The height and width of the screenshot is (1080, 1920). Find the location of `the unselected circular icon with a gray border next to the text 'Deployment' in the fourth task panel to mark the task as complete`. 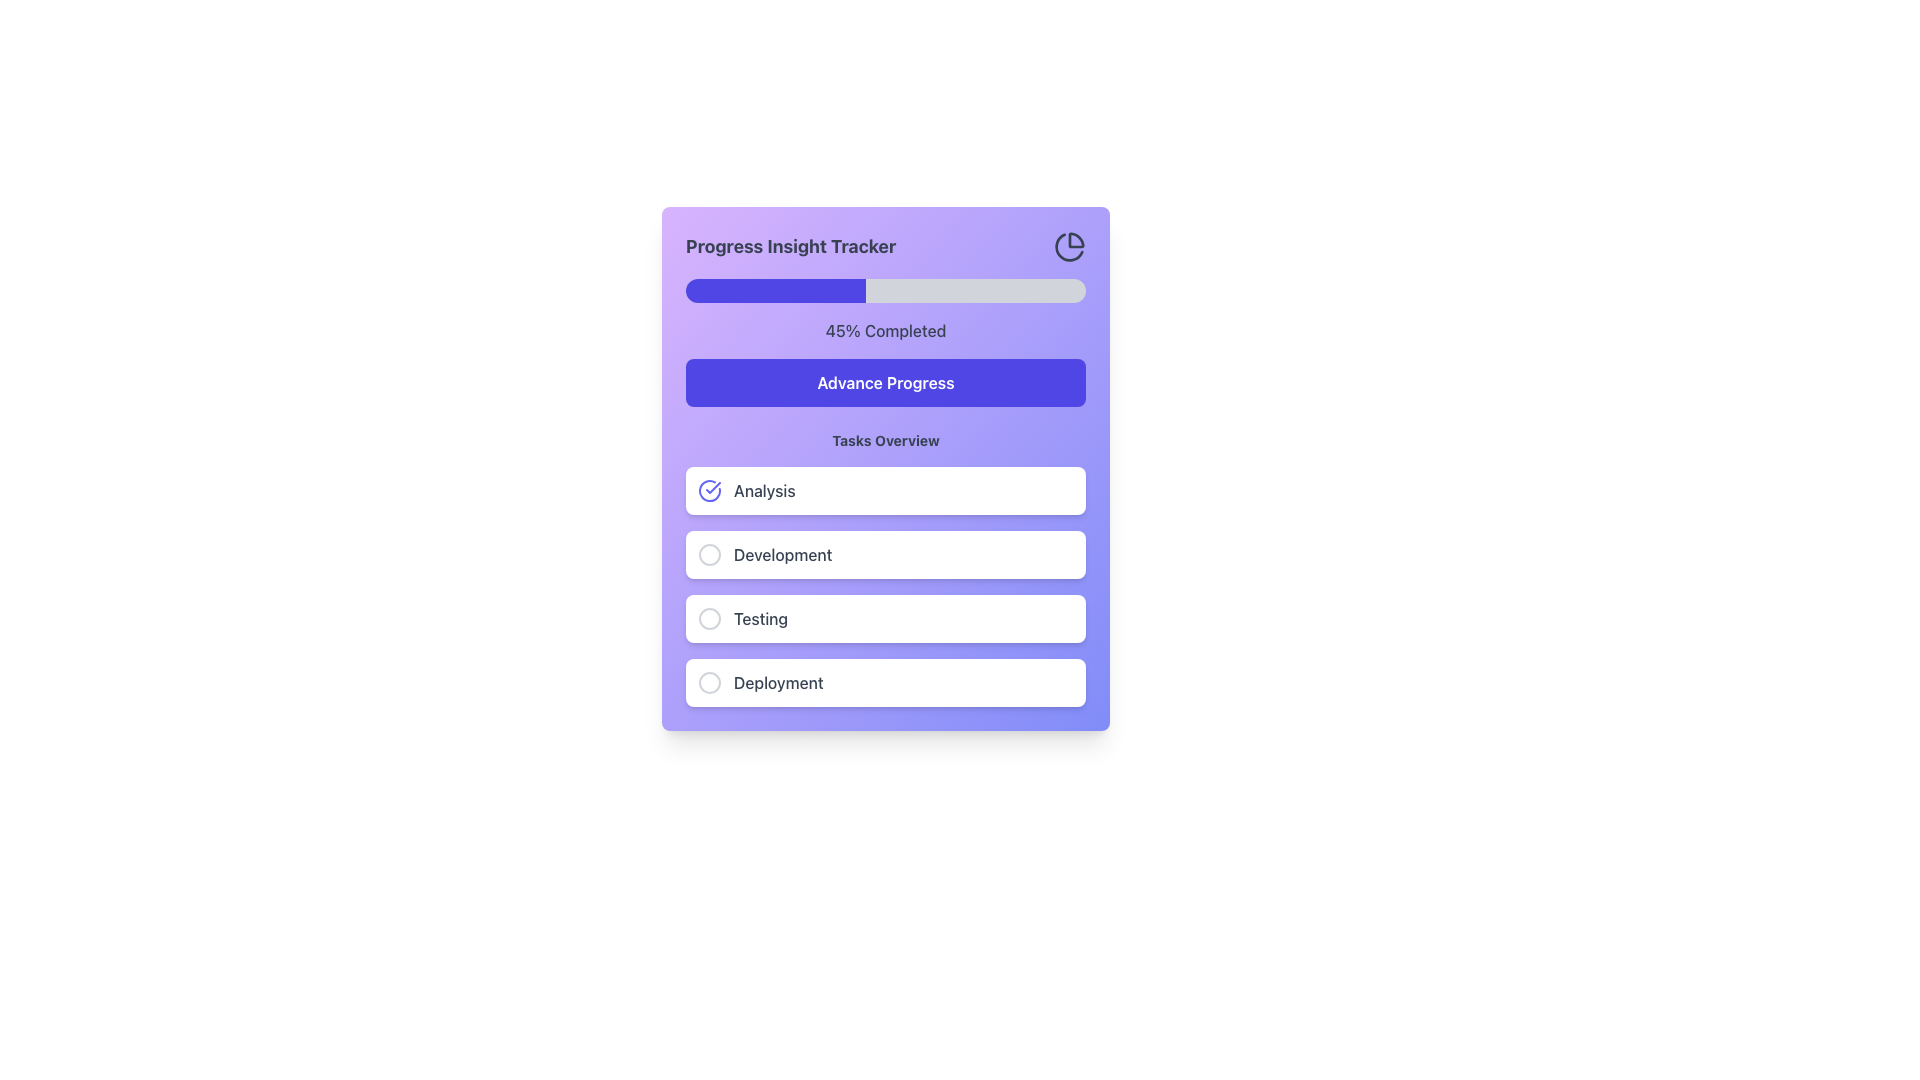

the unselected circular icon with a gray border next to the text 'Deployment' in the fourth task panel to mark the task as complete is located at coordinates (710, 681).